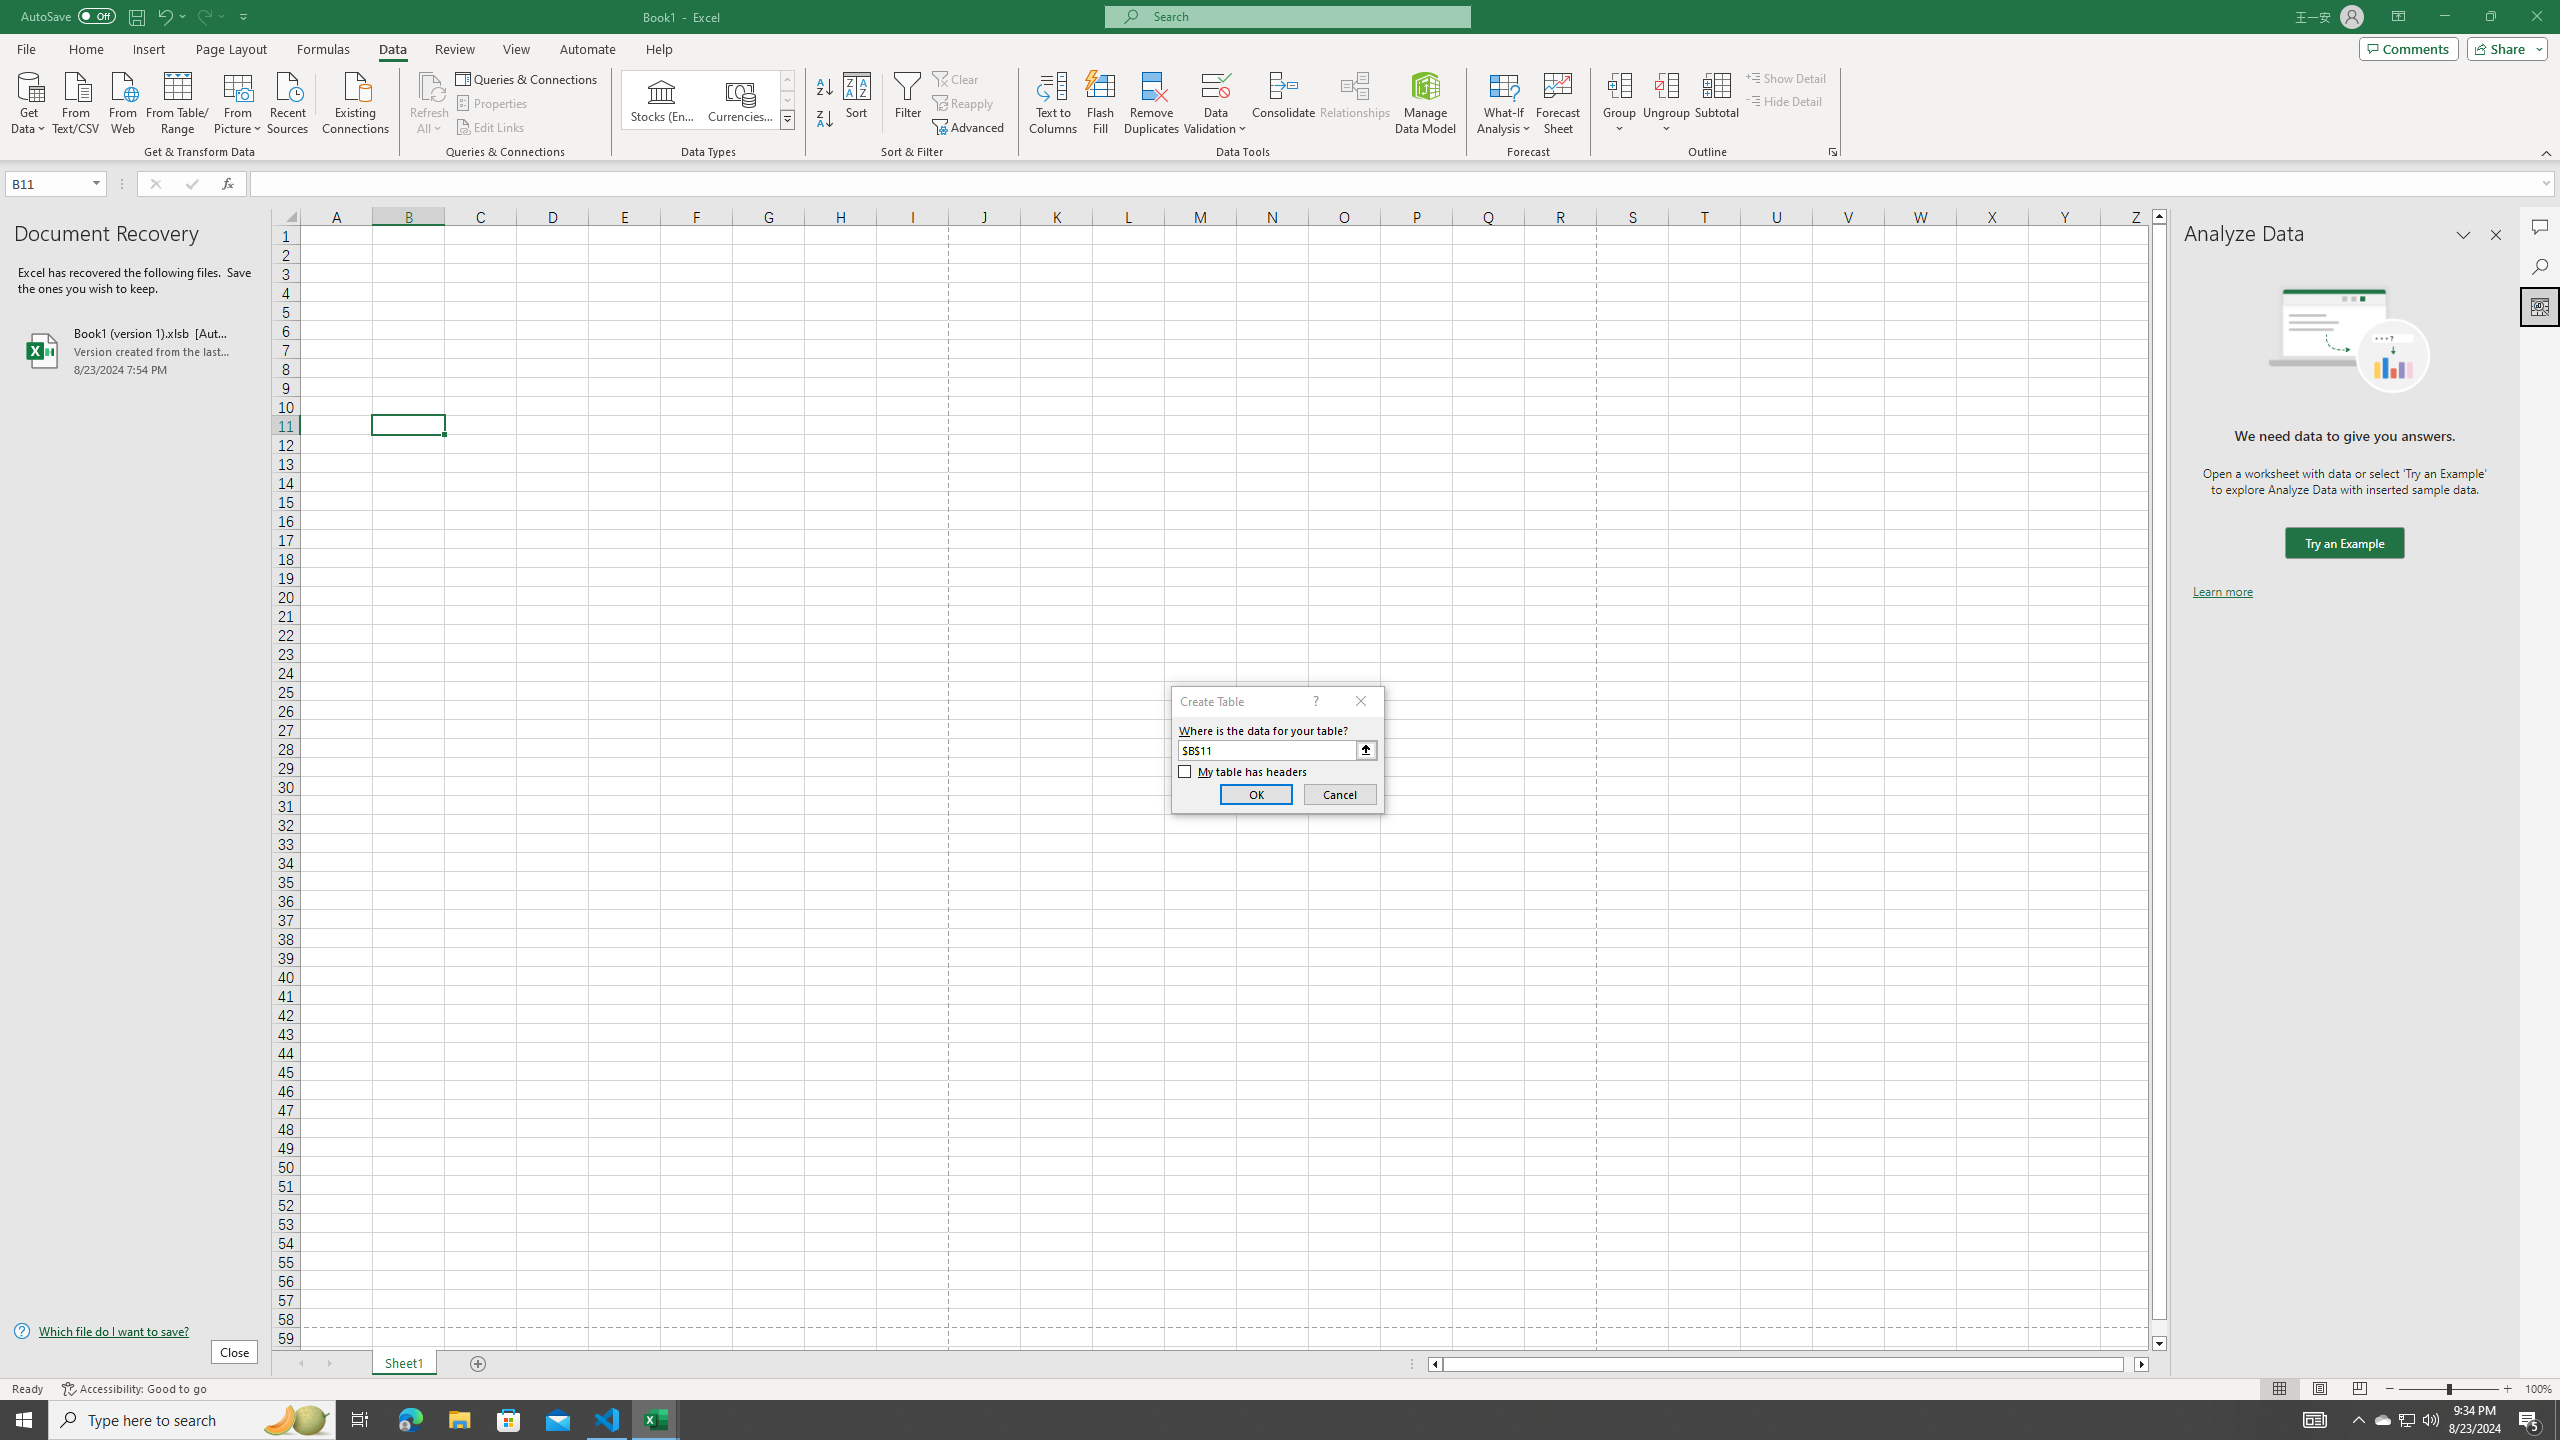  I want to click on 'Show Detail', so click(1785, 77).